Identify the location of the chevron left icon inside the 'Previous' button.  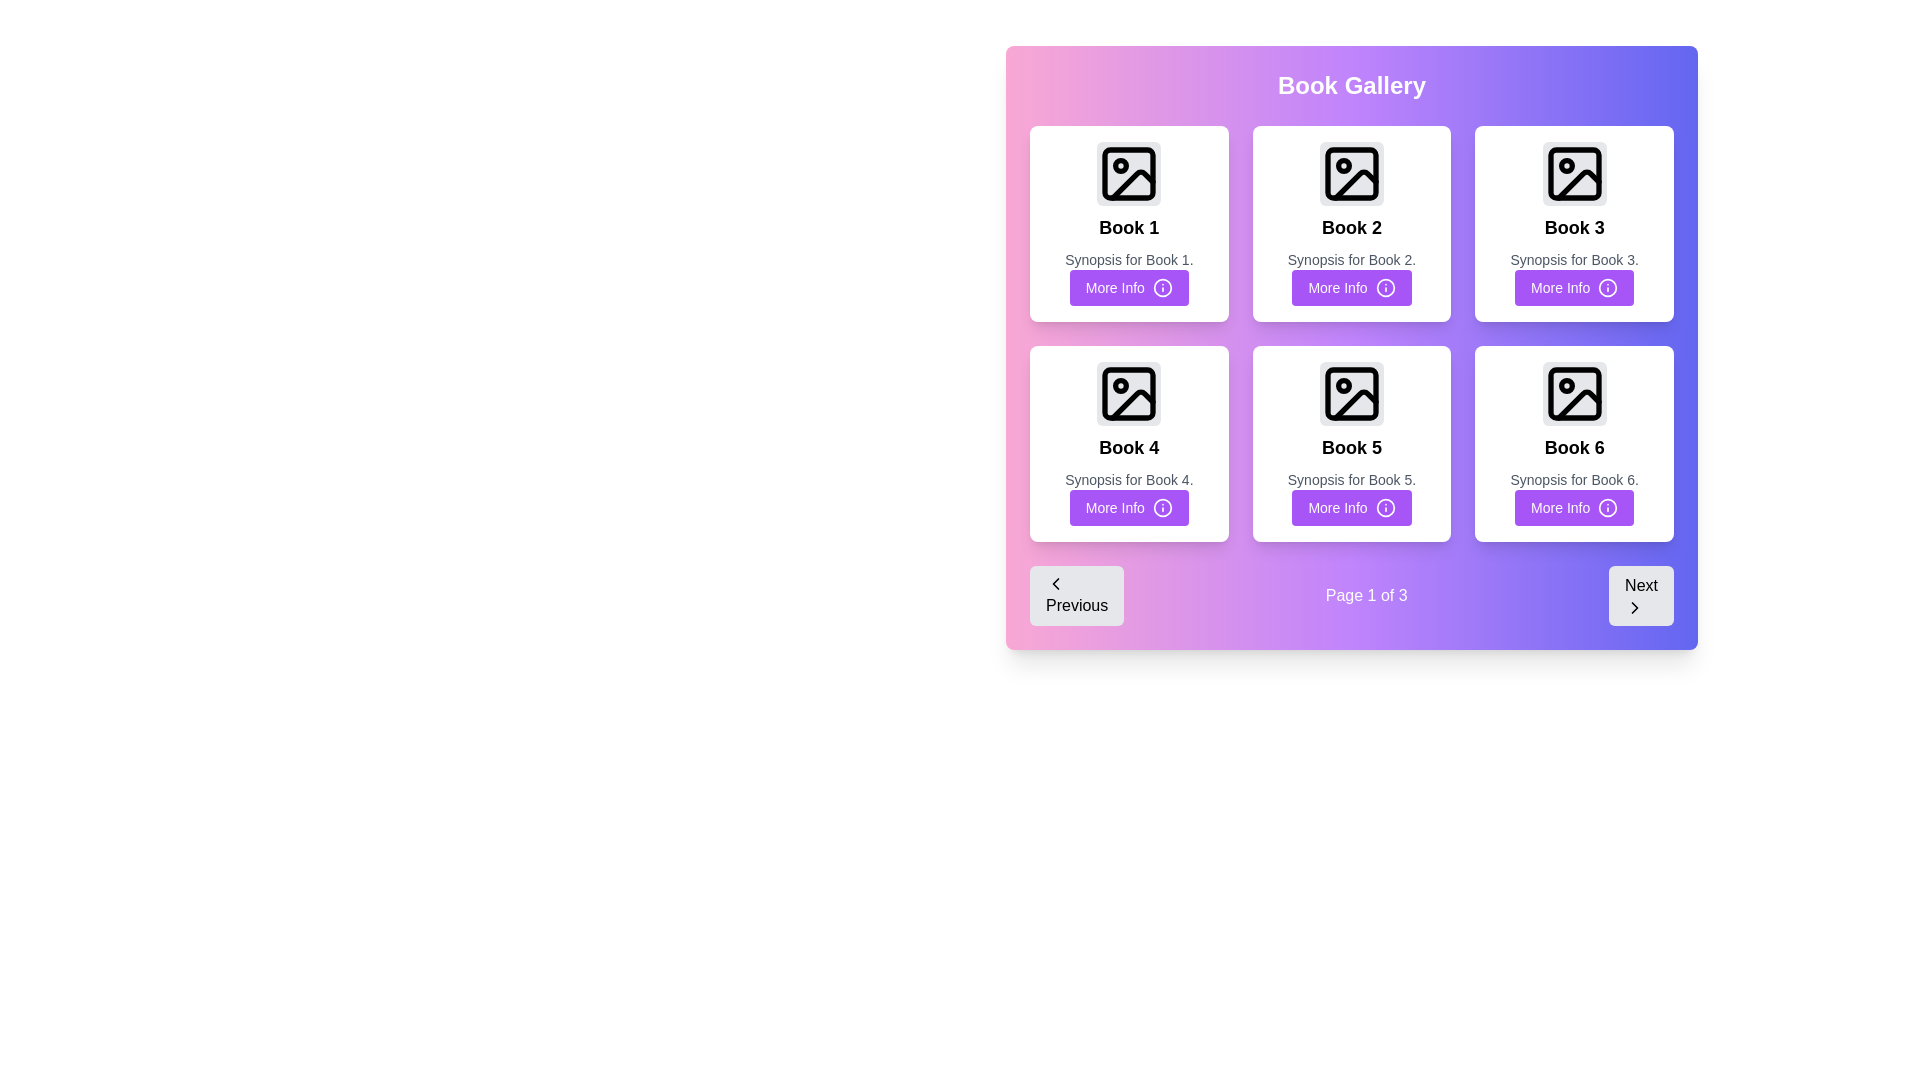
(1055, 583).